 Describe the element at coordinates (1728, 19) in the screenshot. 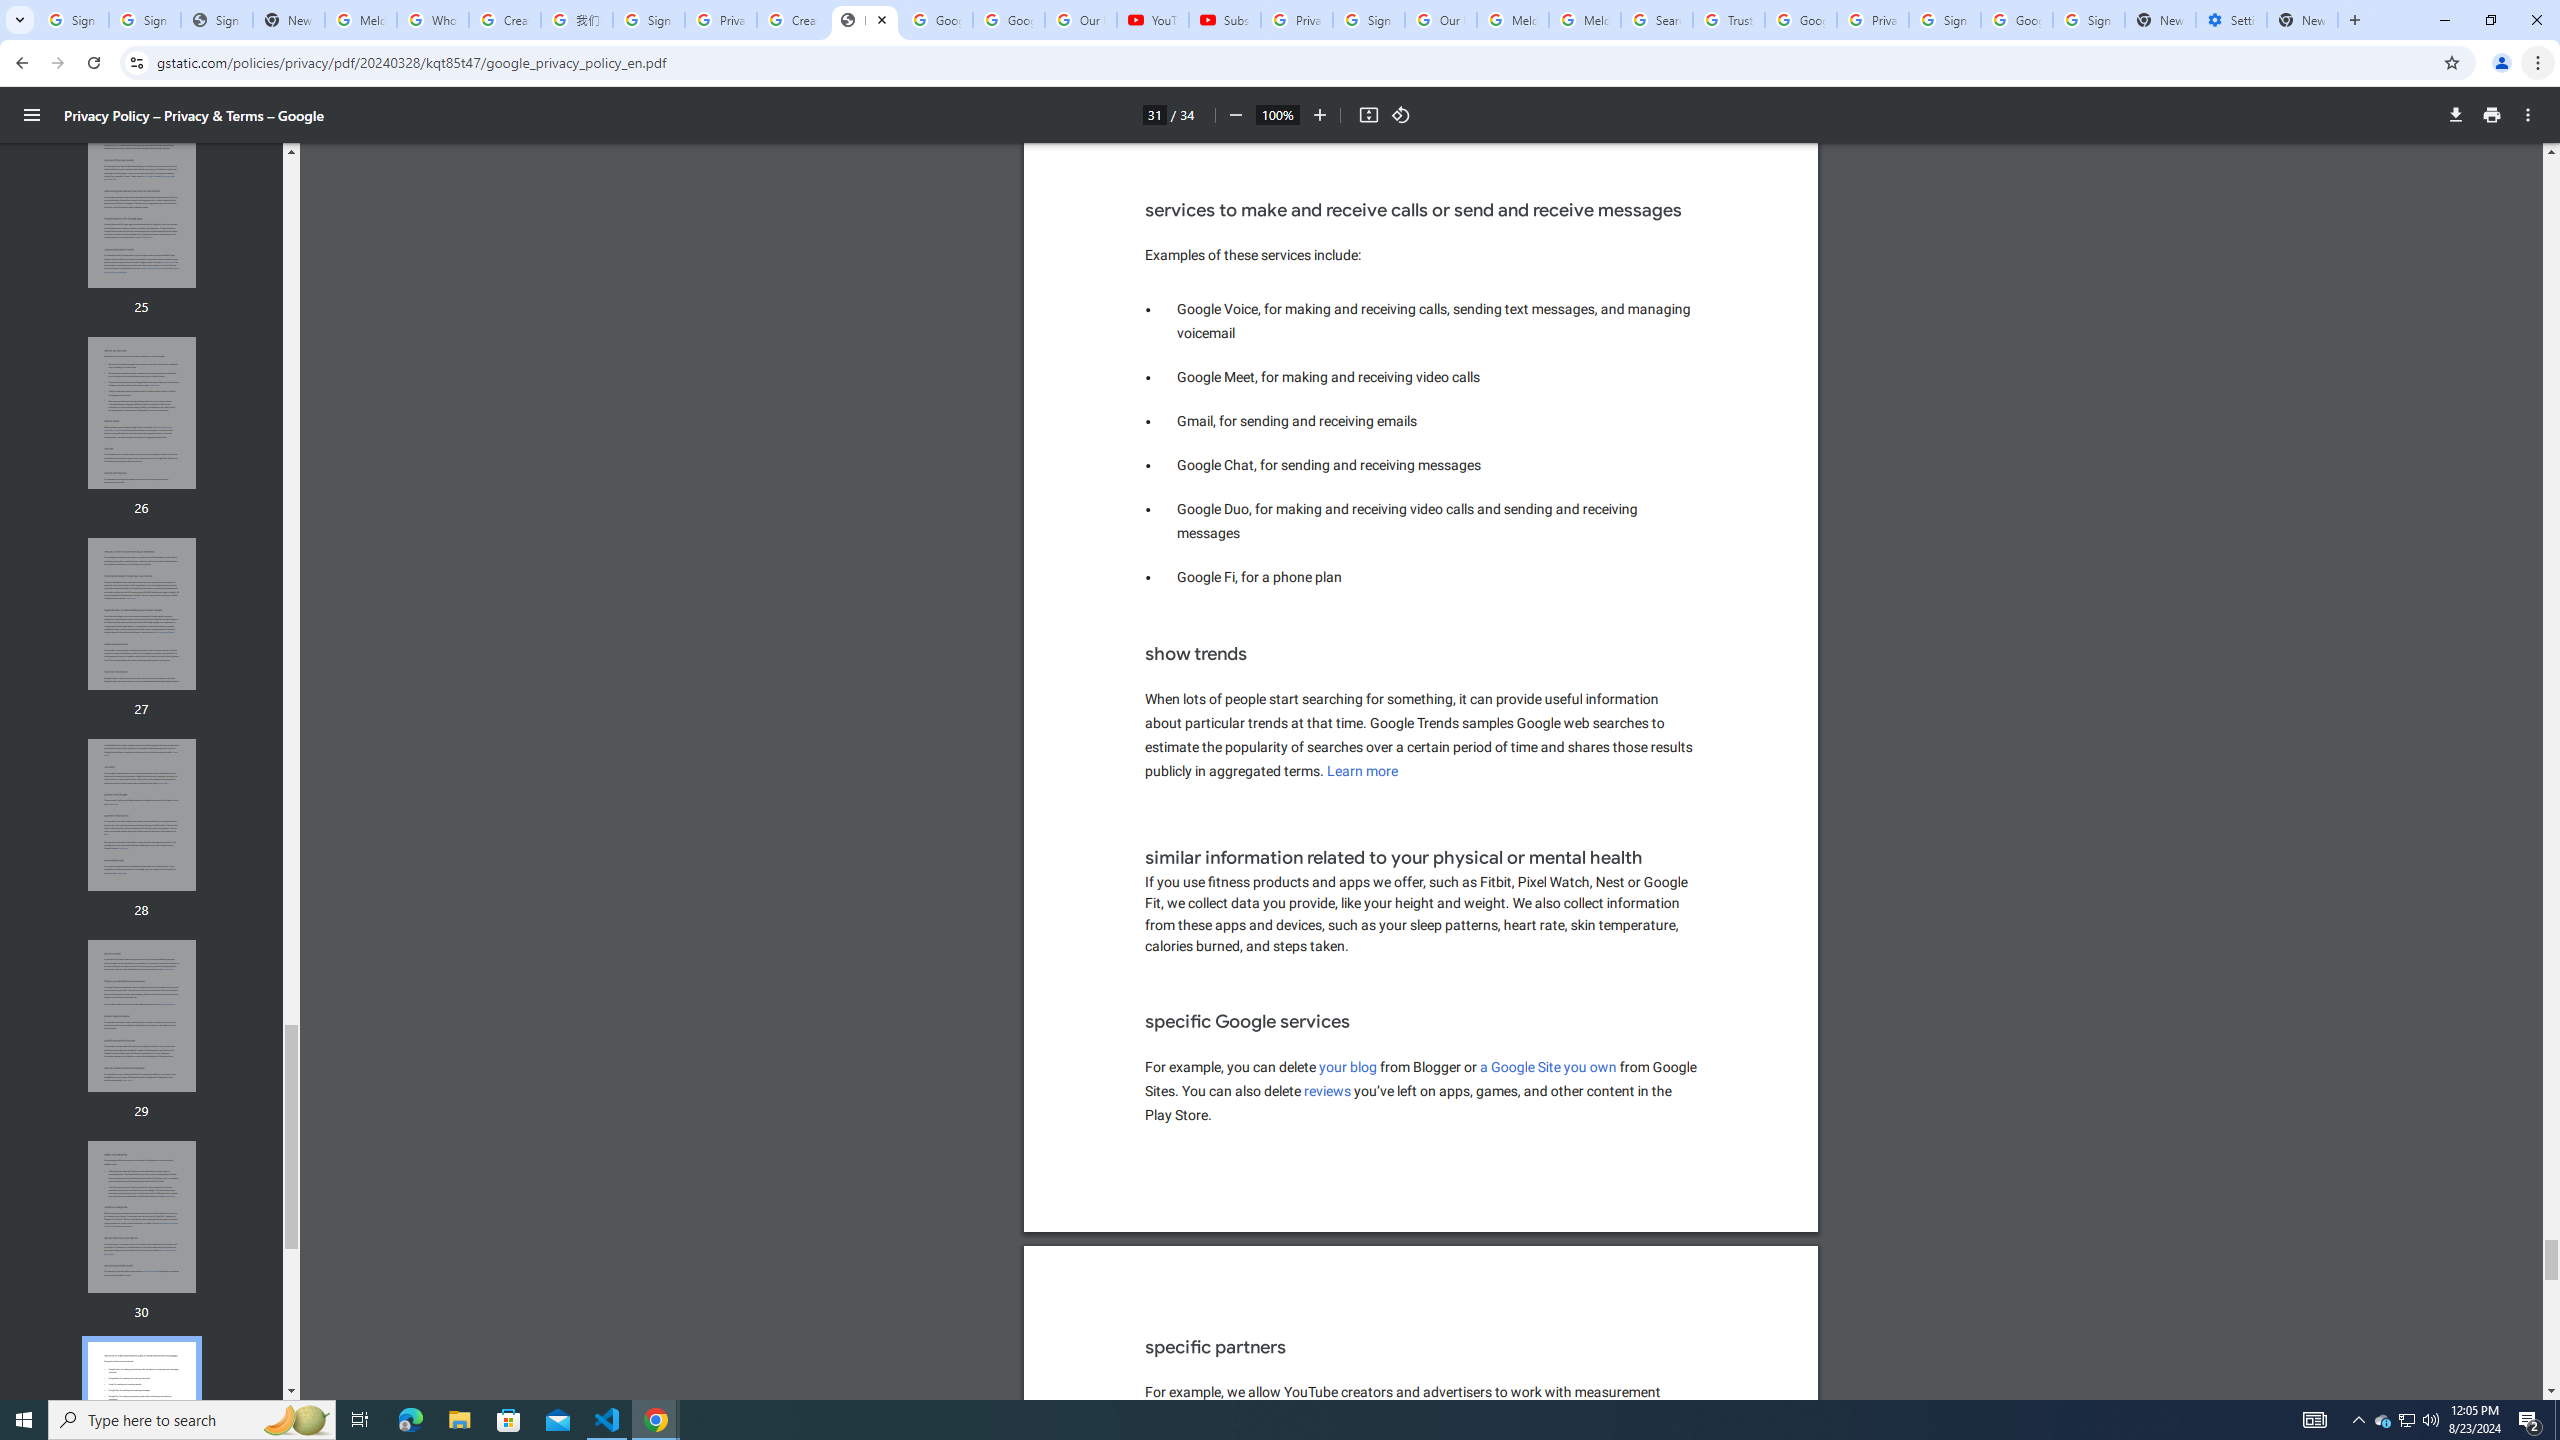

I see `'Trusted Information and Content - Google Safety Center'` at that location.